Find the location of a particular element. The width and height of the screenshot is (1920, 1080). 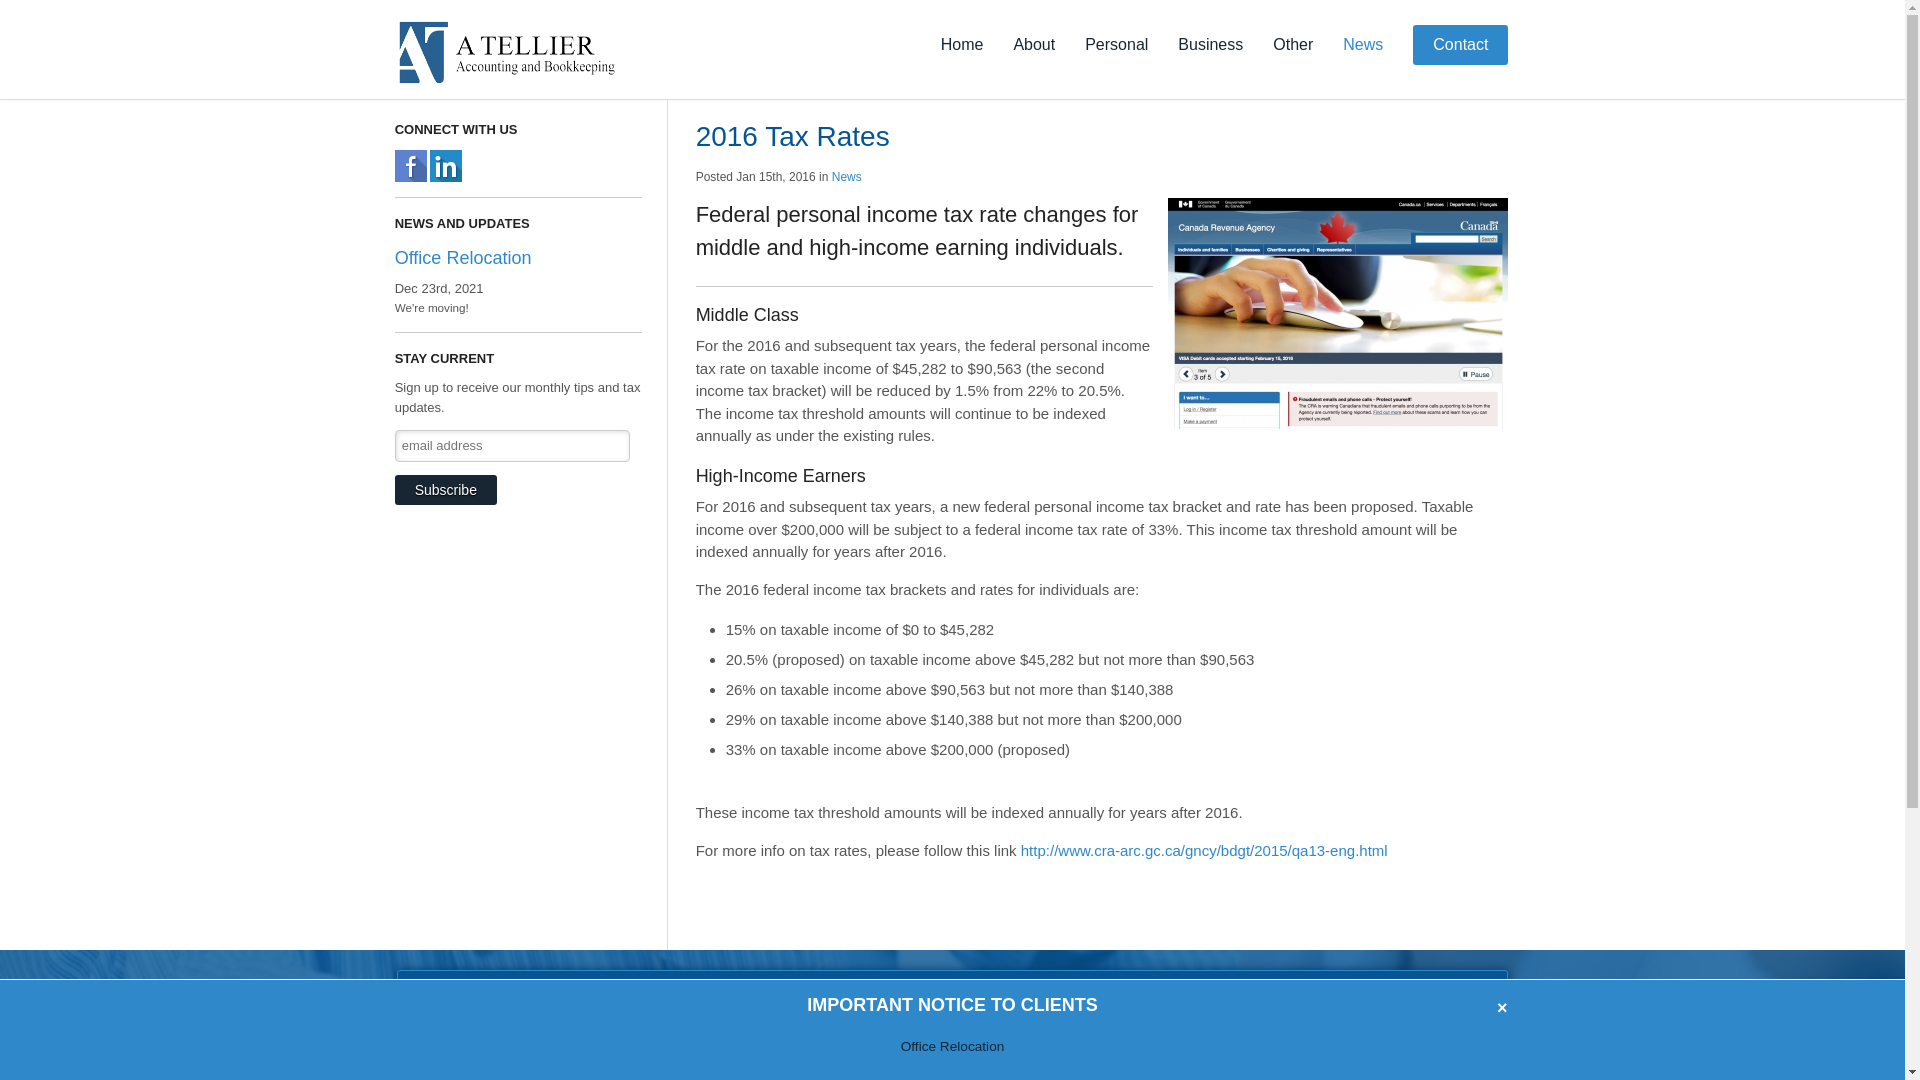

'Home' is located at coordinates (939, 45).